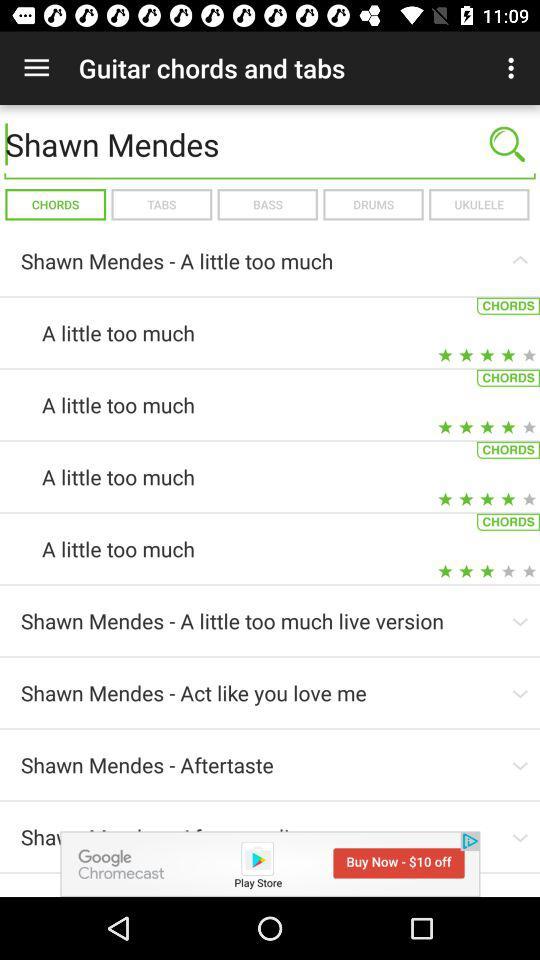 This screenshot has height=960, width=540. I want to click on icon next to the ukulele item, so click(373, 204).